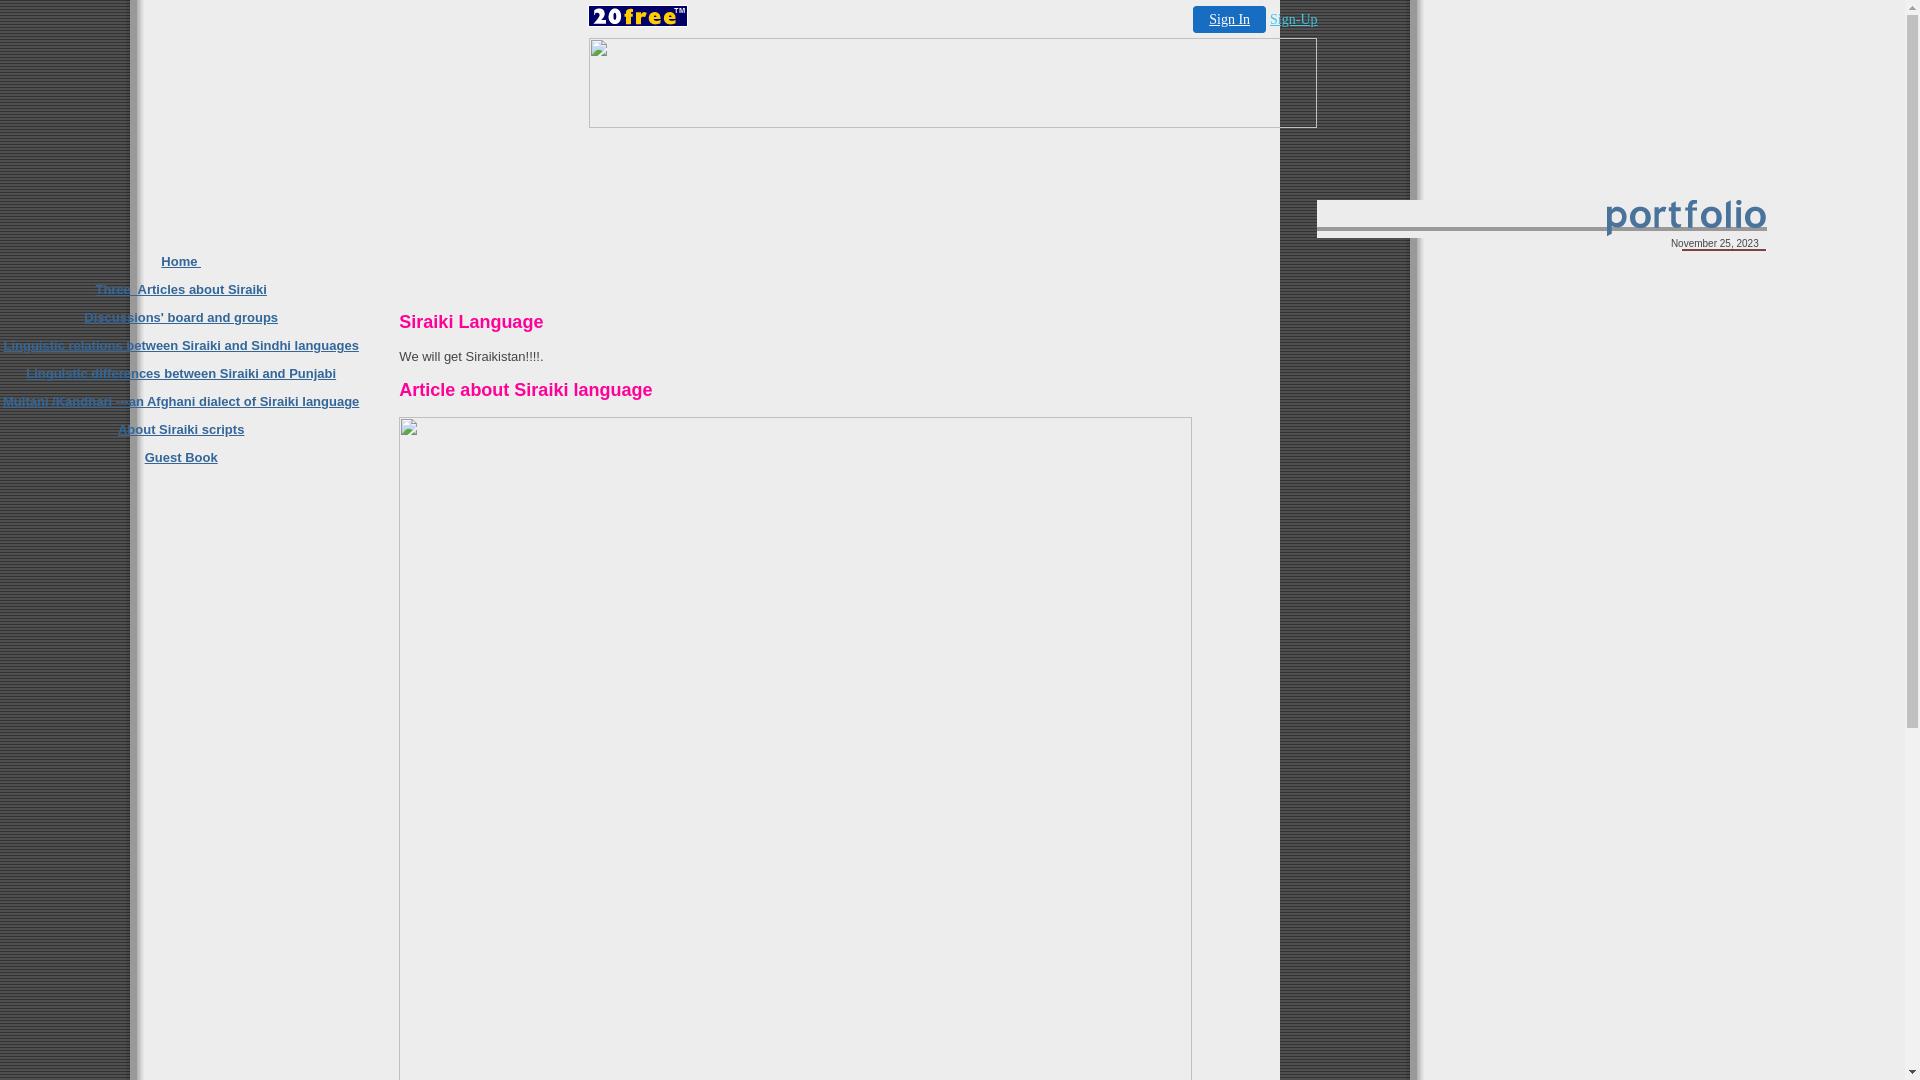  What do you see at coordinates (143, 457) in the screenshot?
I see `'Guest Book'` at bounding box center [143, 457].